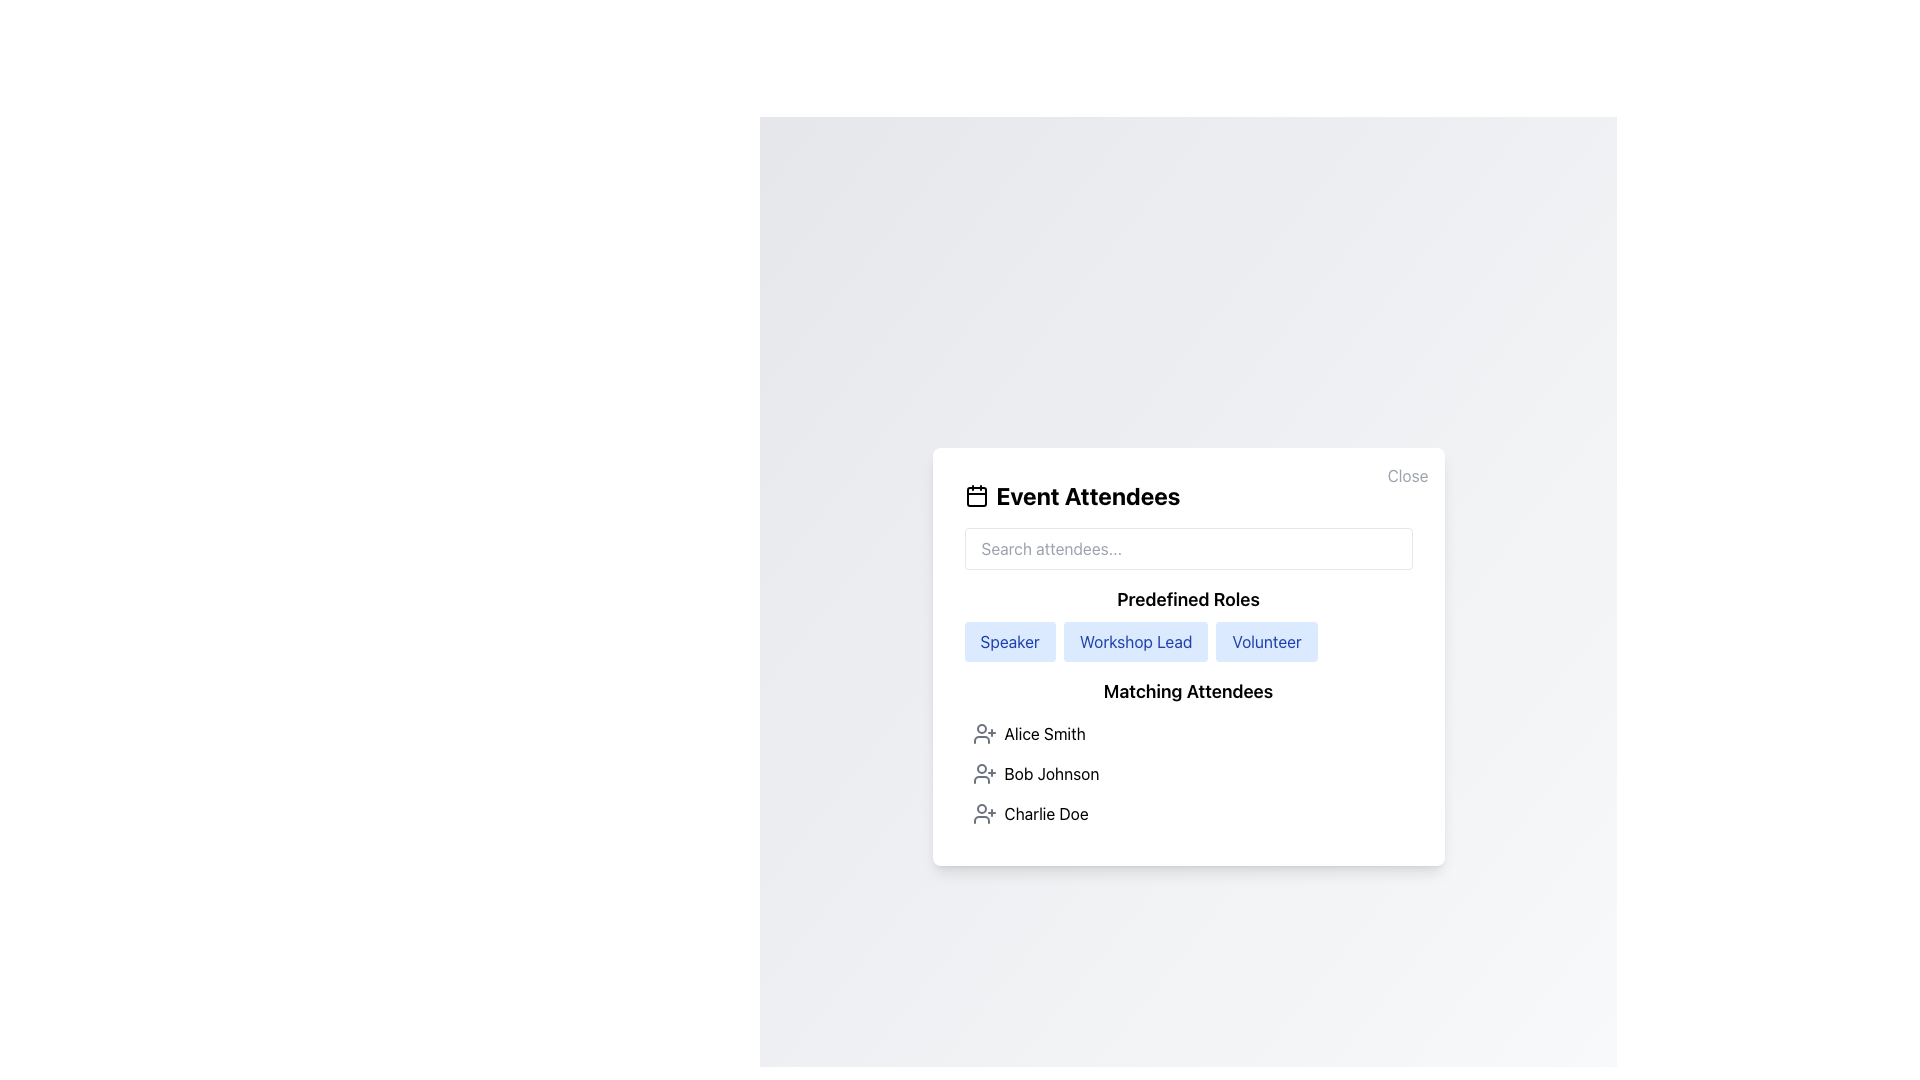 Image resolution: width=1920 pixels, height=1080 pixels. What do you see at coordinates (1010, 641) in the screenshot?
I see `the 'Speaker' button, which is the first button in the 'Predefined Roles' section` at bounding box center [1010, 641].